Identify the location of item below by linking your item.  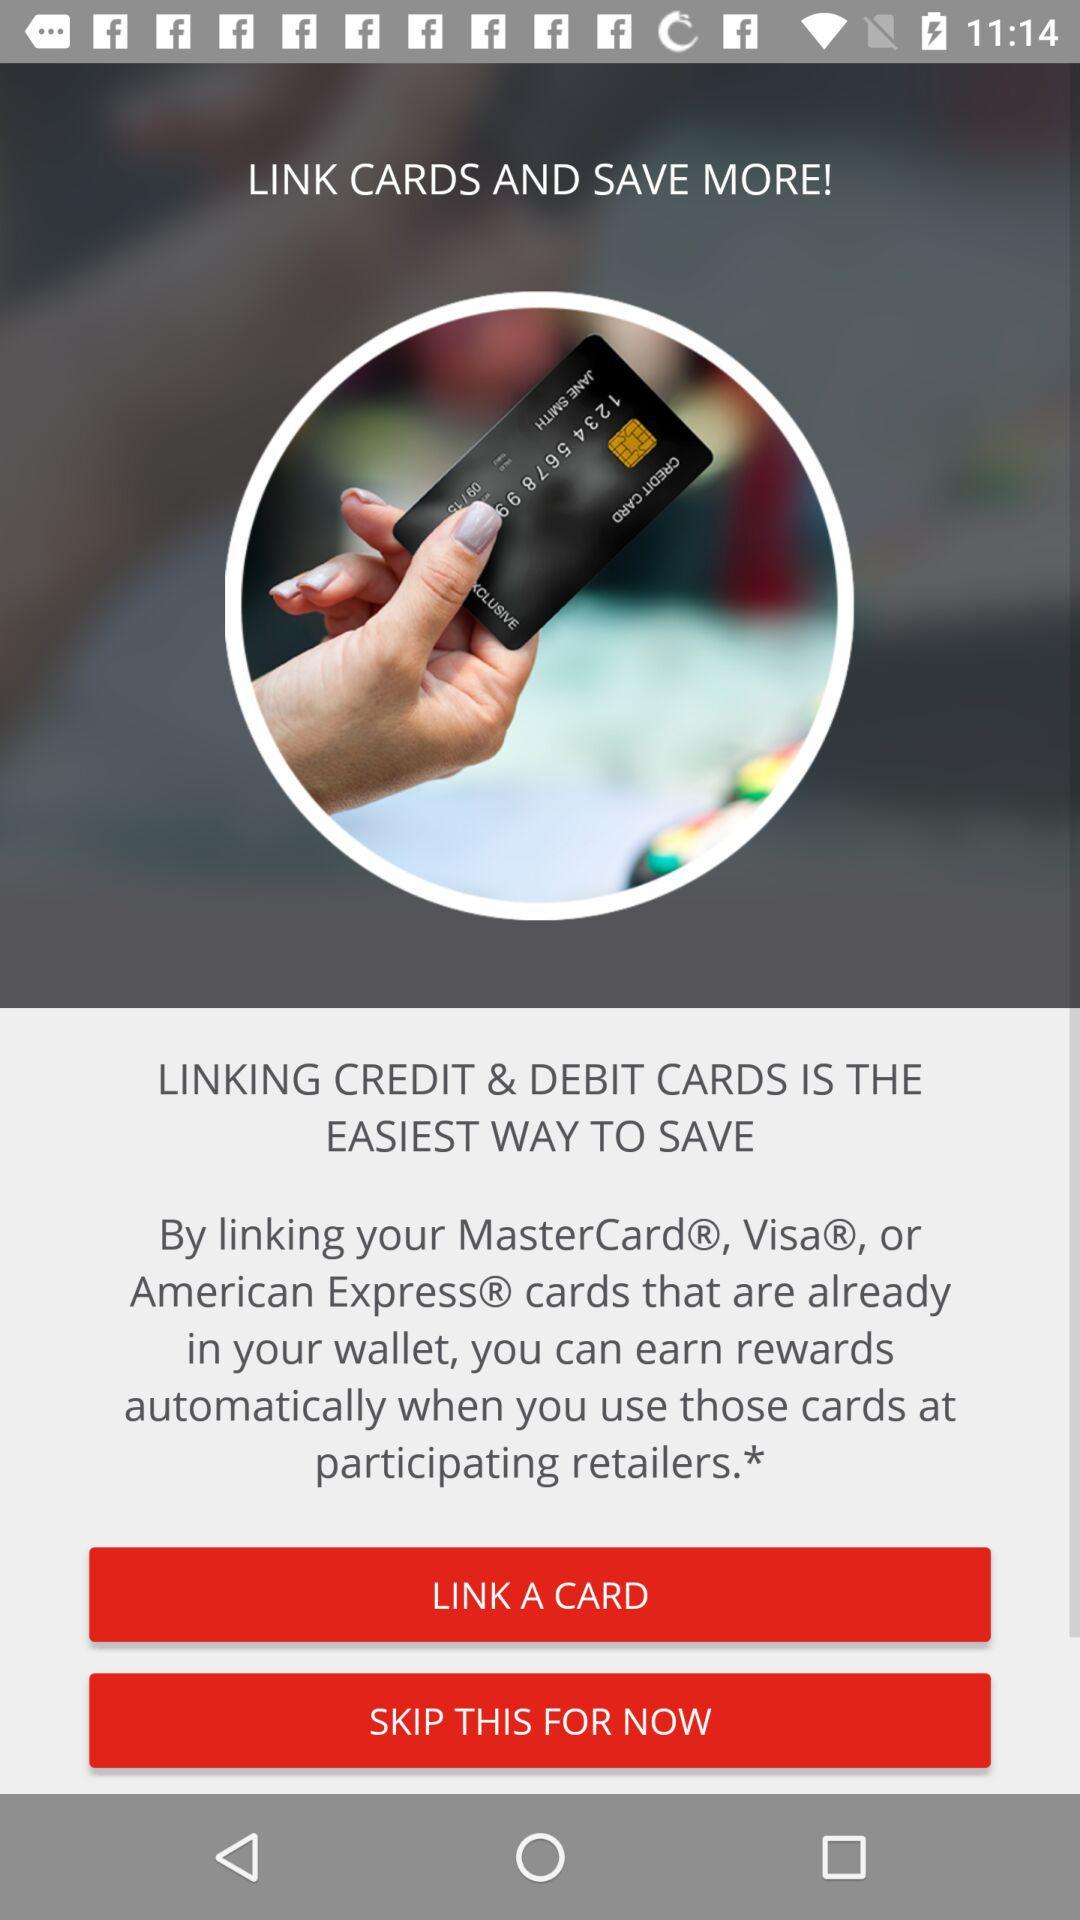
(540, 1593).